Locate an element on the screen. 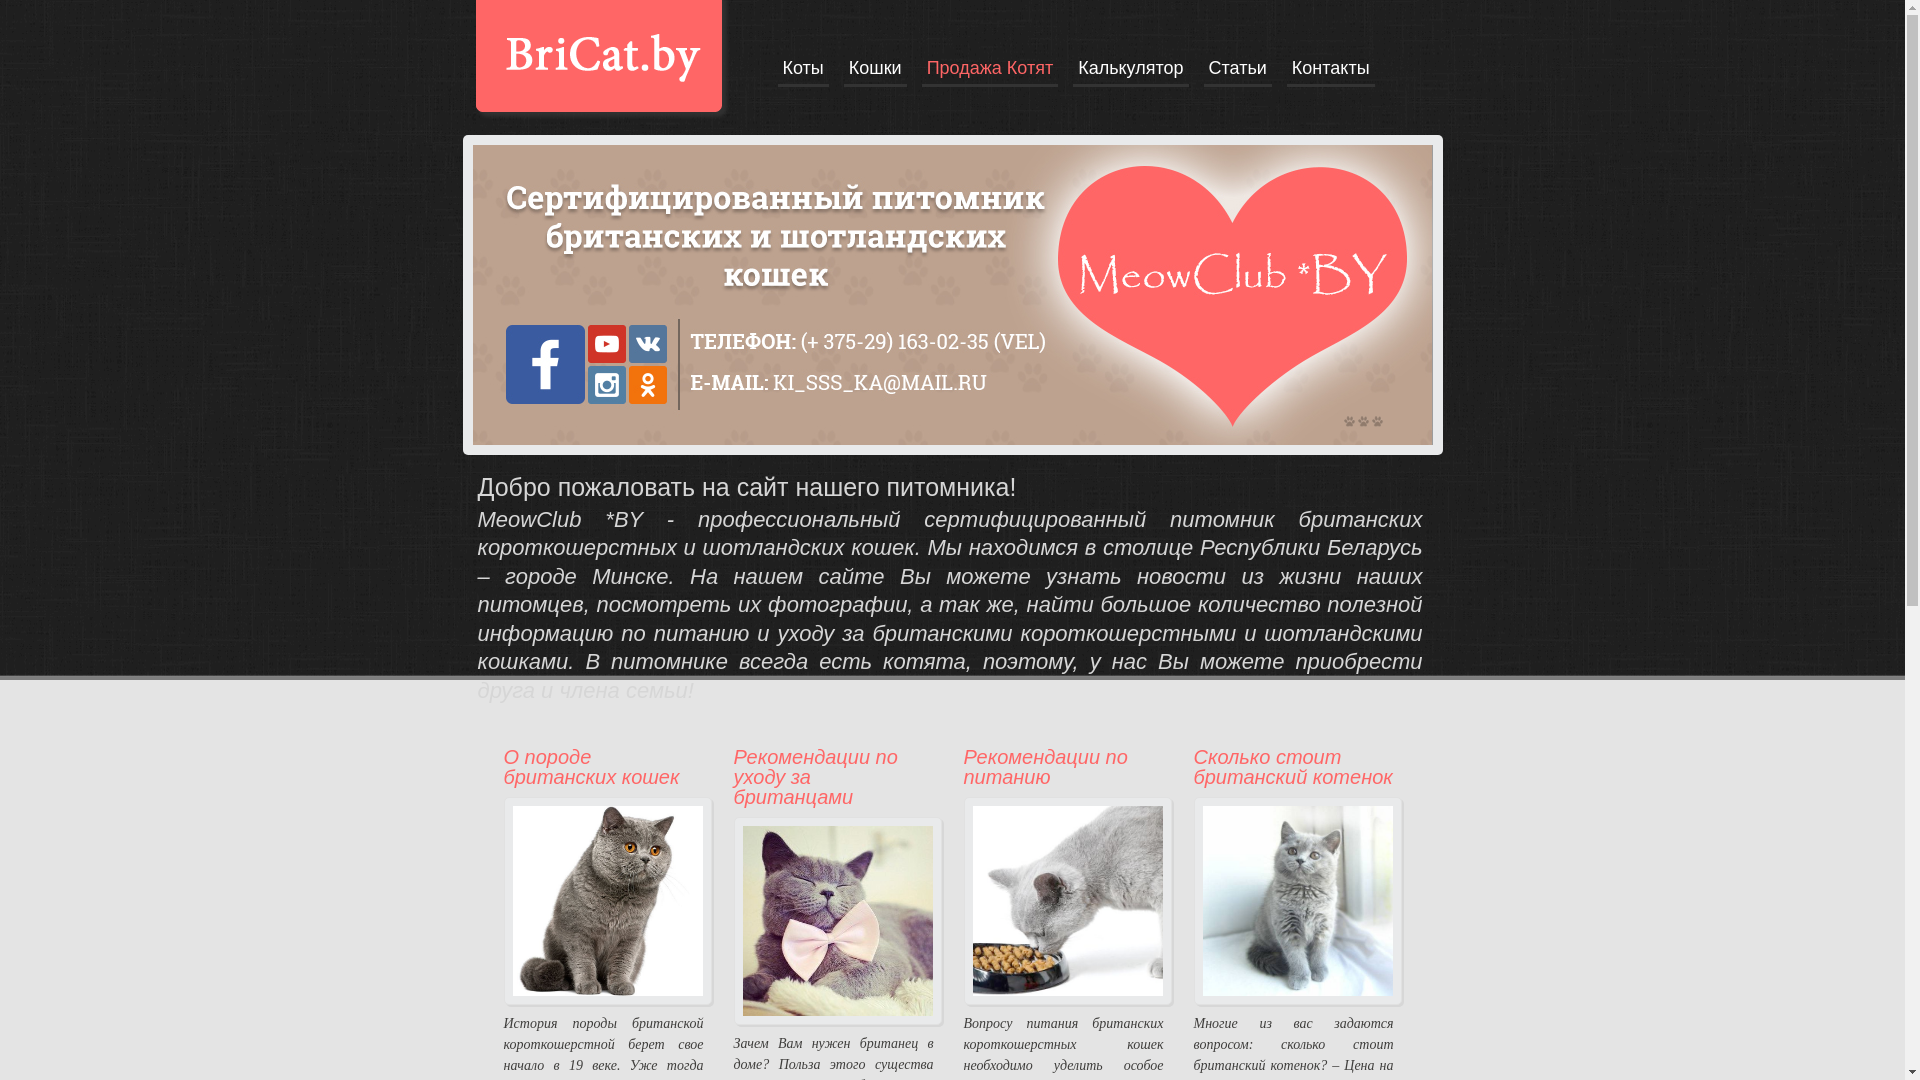  '3' is located at coordinates (1376, 419).